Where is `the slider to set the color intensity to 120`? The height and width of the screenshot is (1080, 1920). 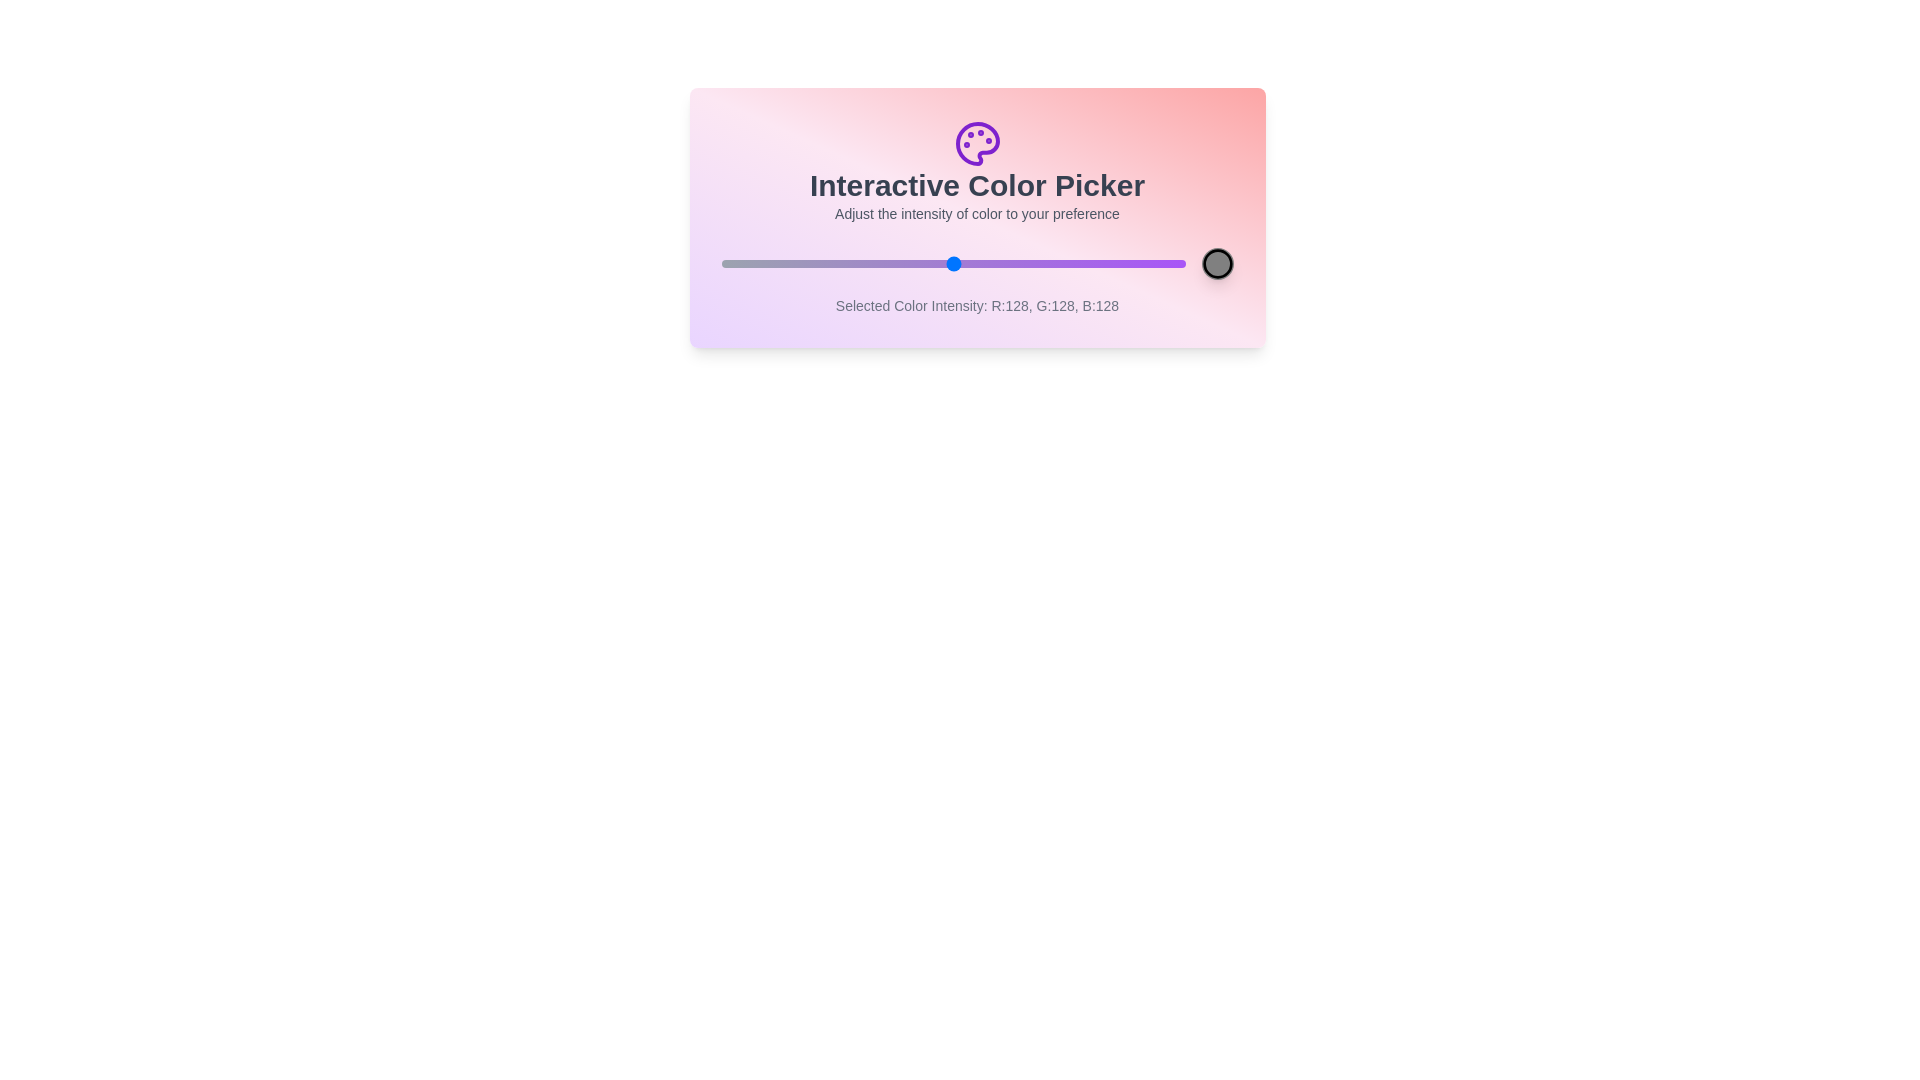
the slider to set the color intensity to 120 is located at coordinates (938, 262).